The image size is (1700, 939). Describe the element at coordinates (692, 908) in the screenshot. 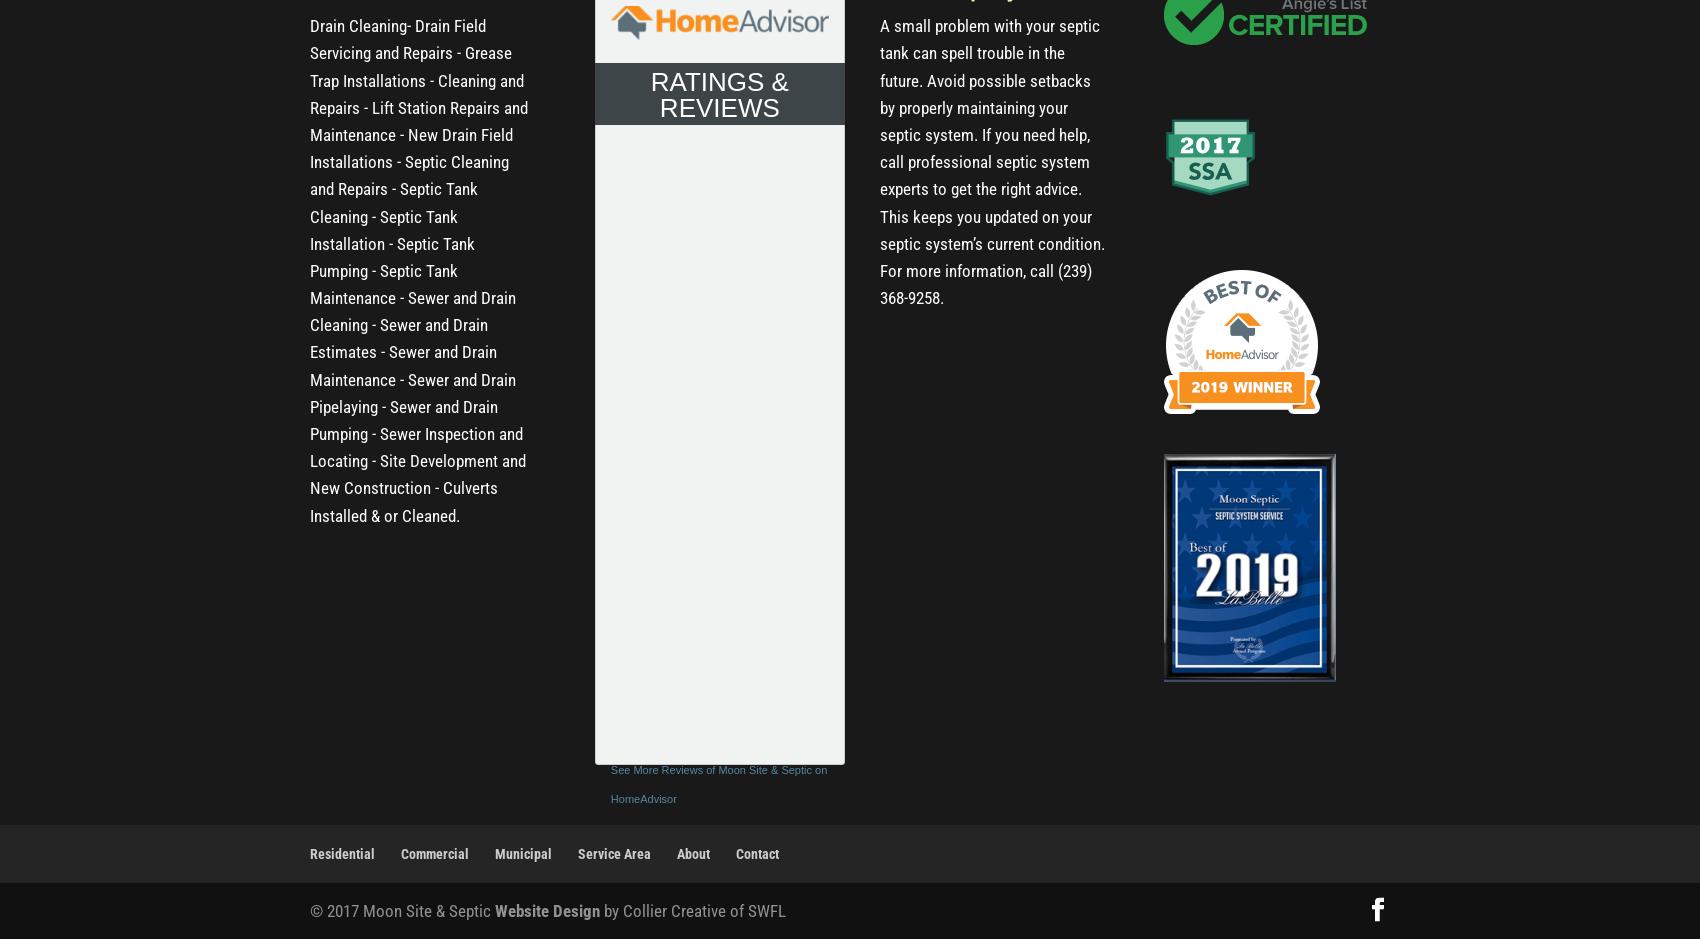

I see `'by Collier Creative of SWFL'` at that location.